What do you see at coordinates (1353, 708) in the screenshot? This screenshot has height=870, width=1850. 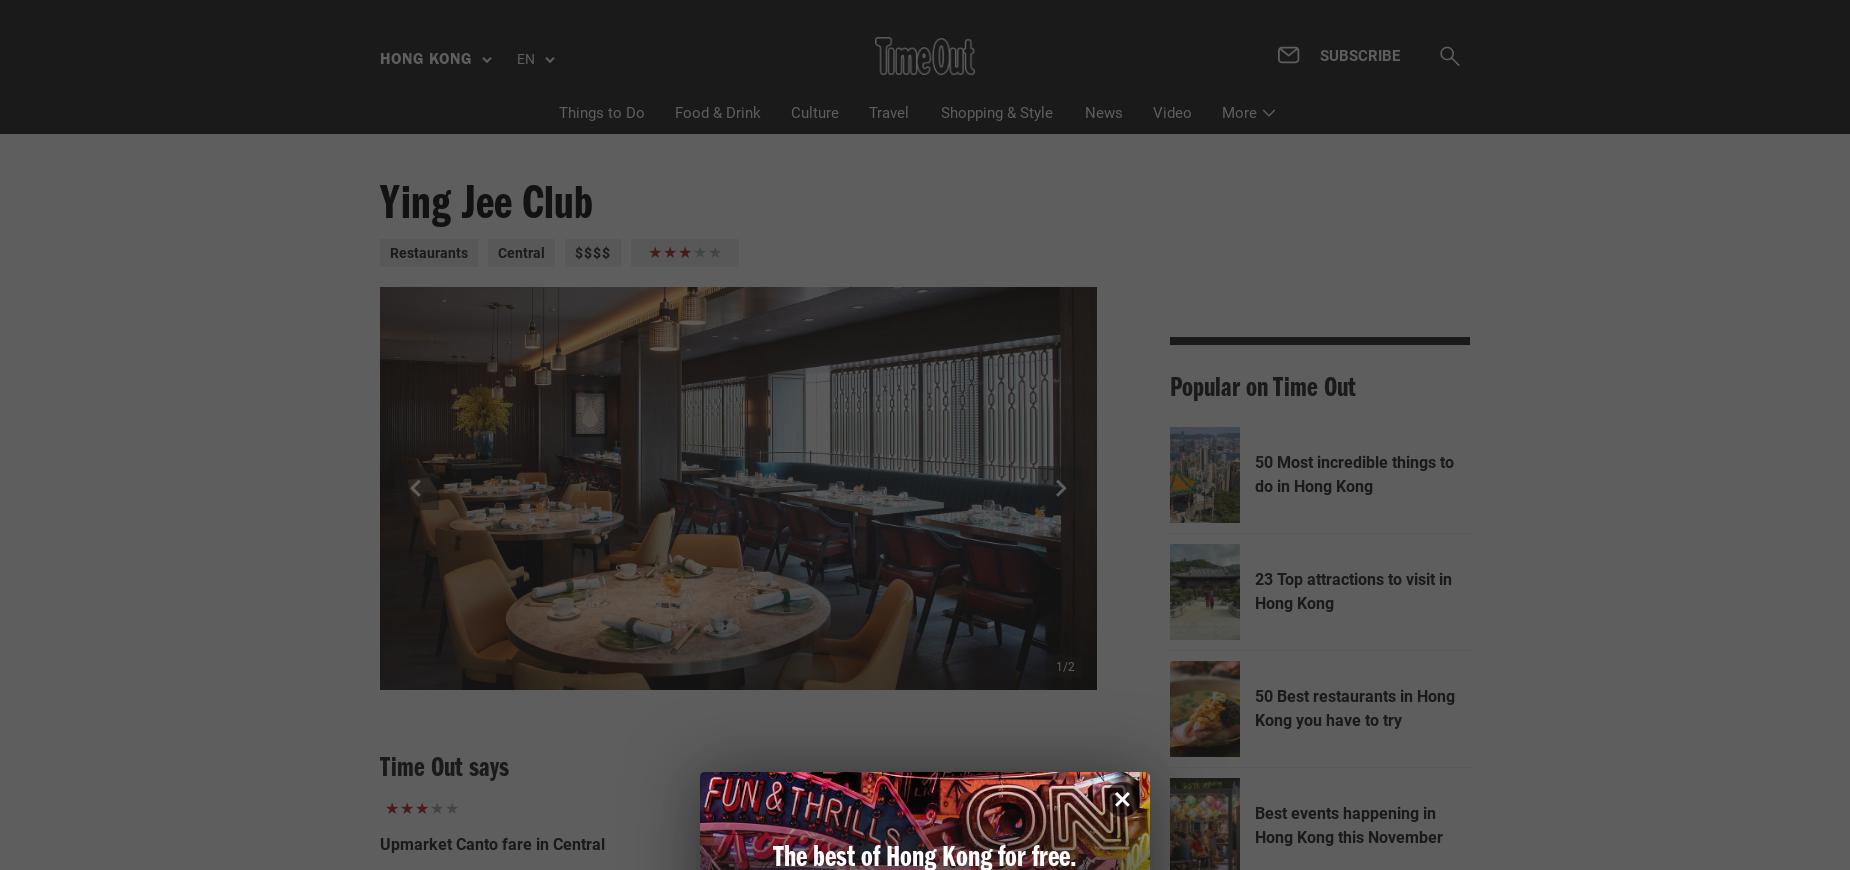 I see `'50 Best restaurants in Hong Kong you have to try'` at bounding box center [1353, 708].